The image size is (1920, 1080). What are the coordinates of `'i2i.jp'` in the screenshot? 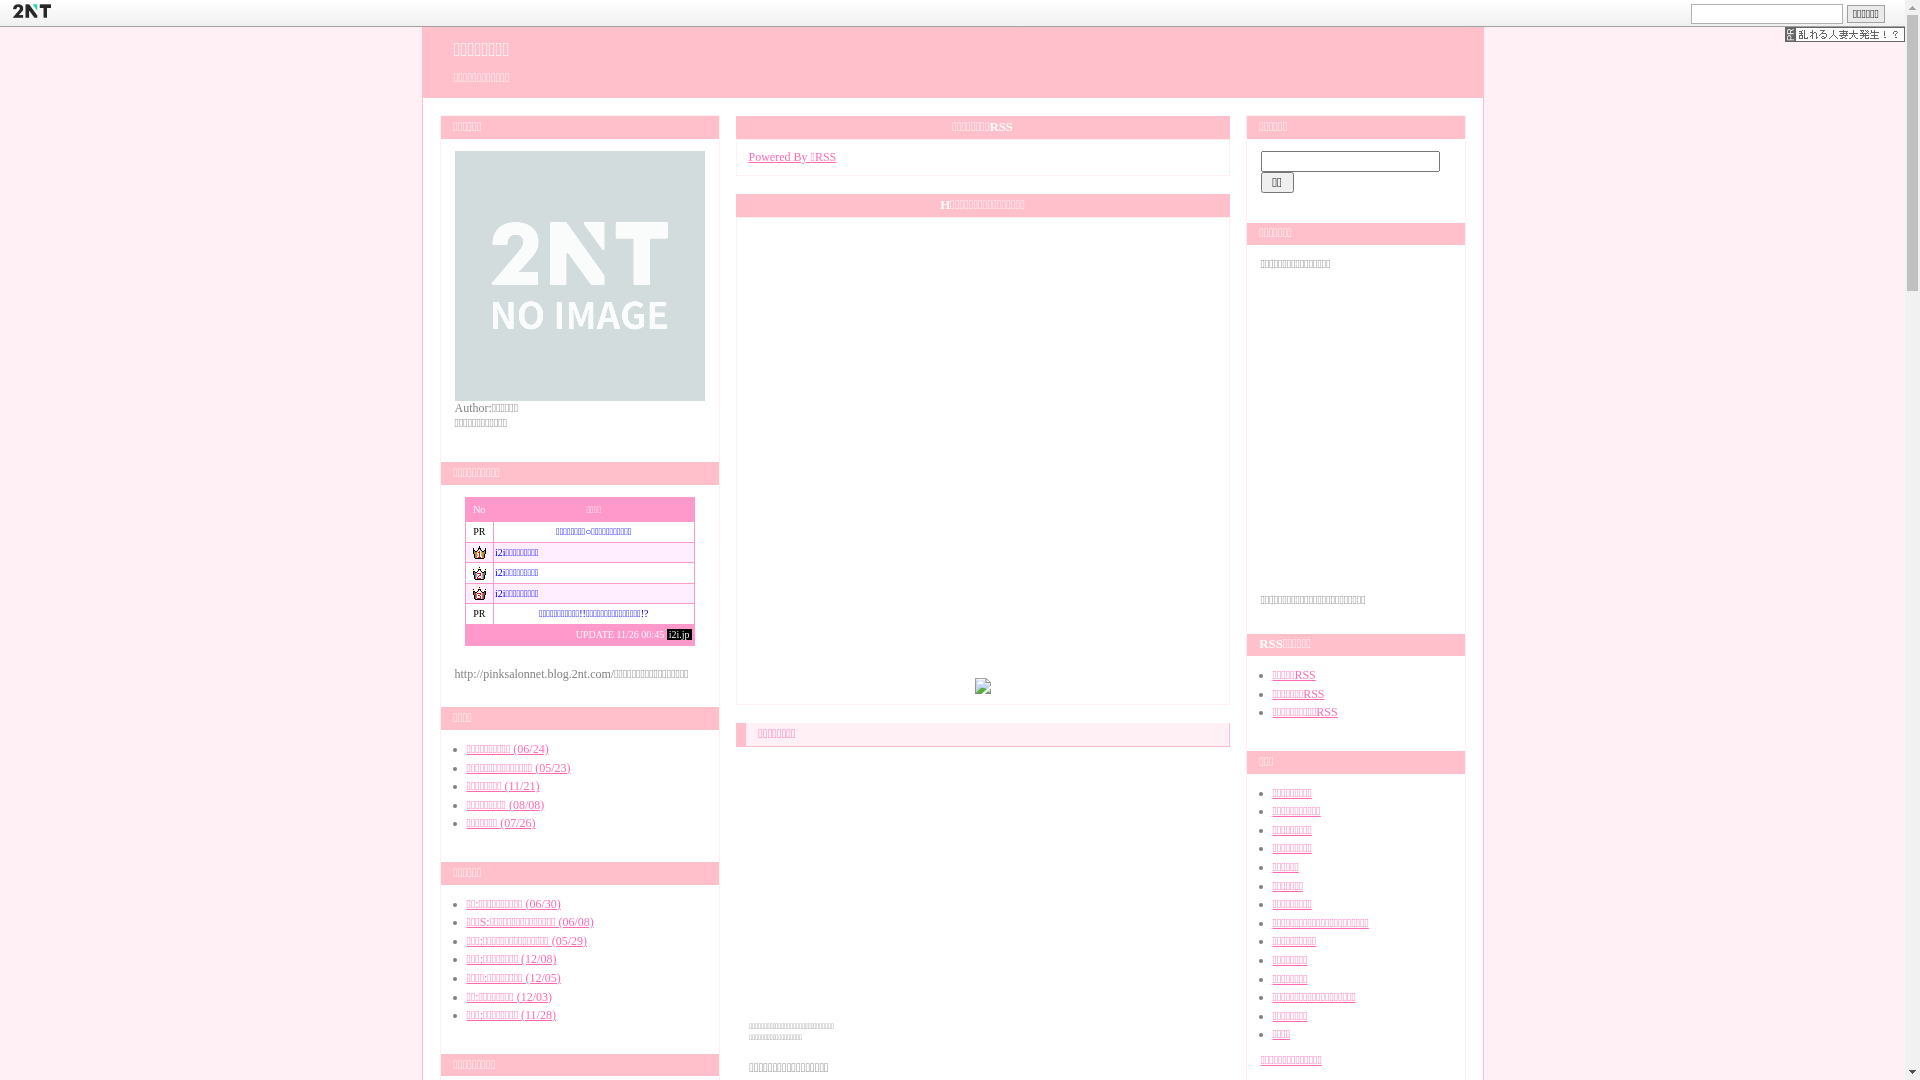 It's located at (679, 634).